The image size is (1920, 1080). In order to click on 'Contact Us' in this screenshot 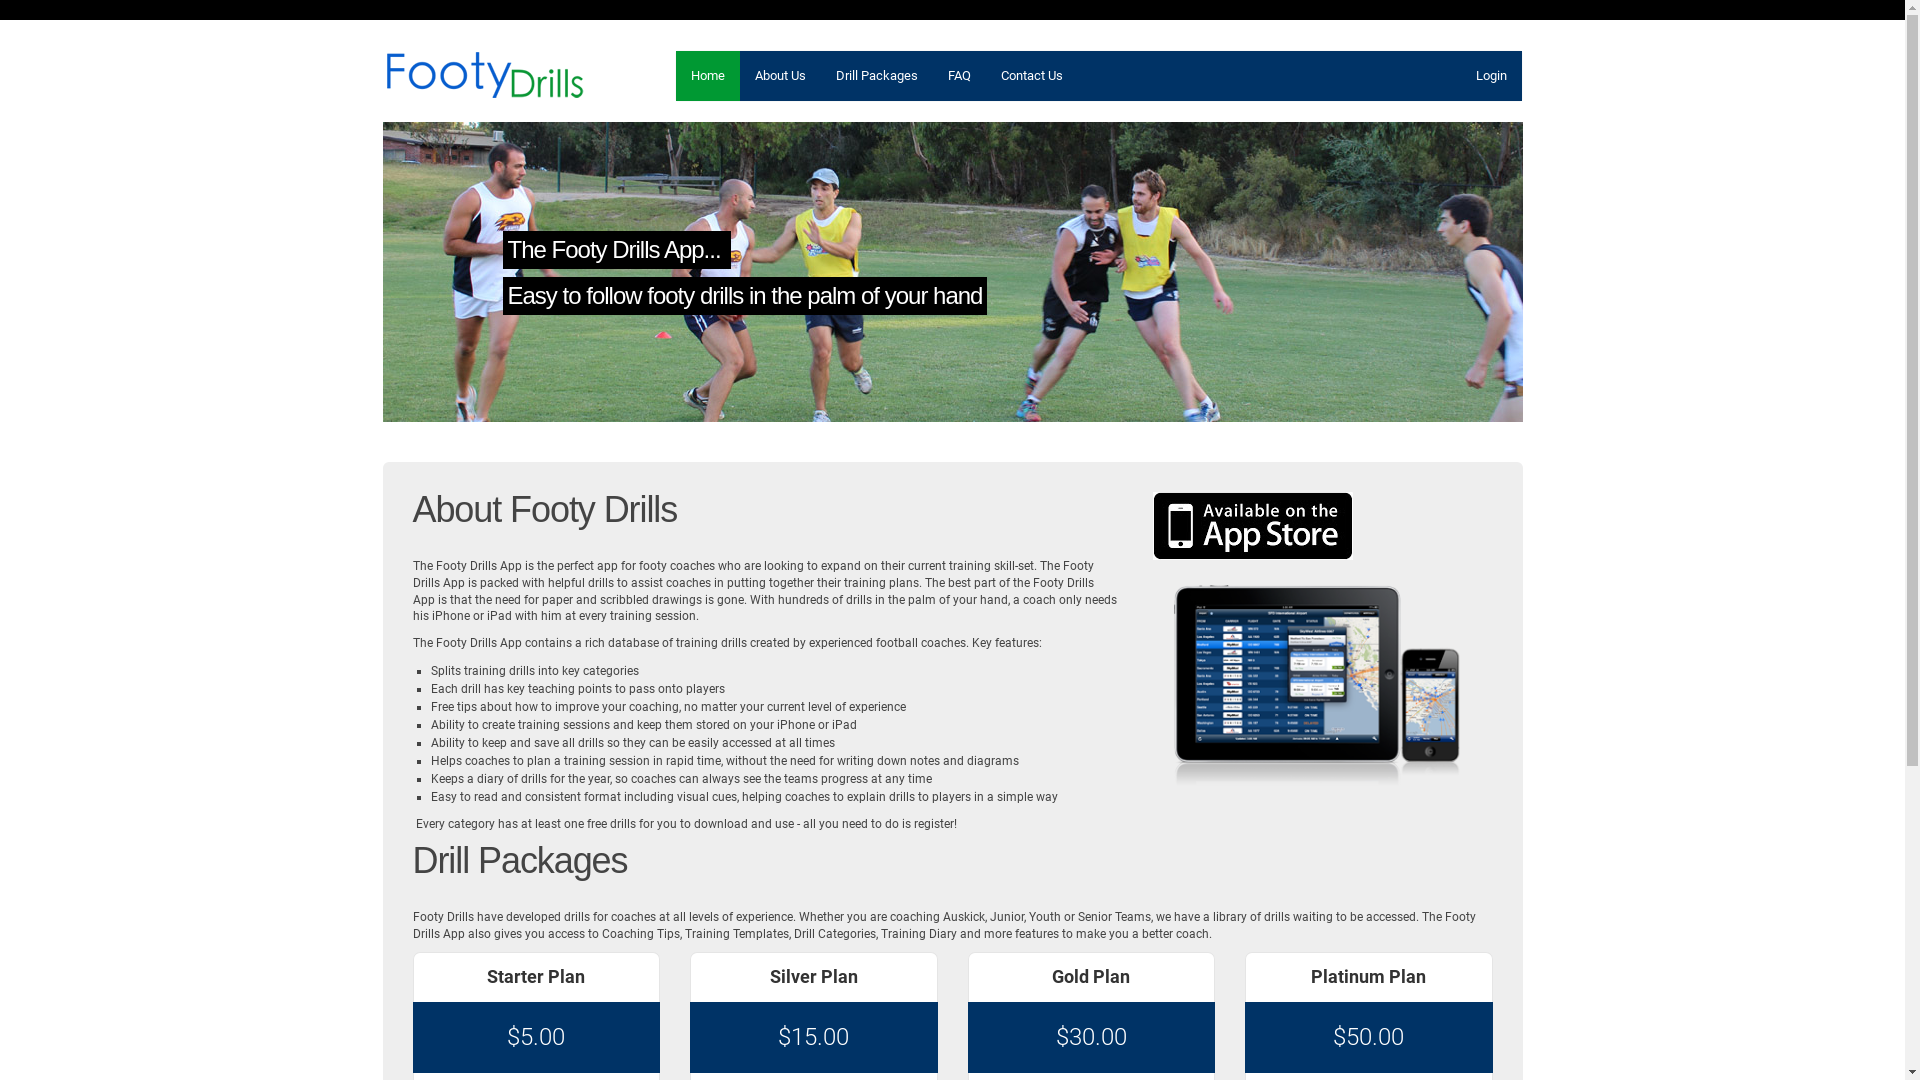, I will do `click(1032, 75)`.